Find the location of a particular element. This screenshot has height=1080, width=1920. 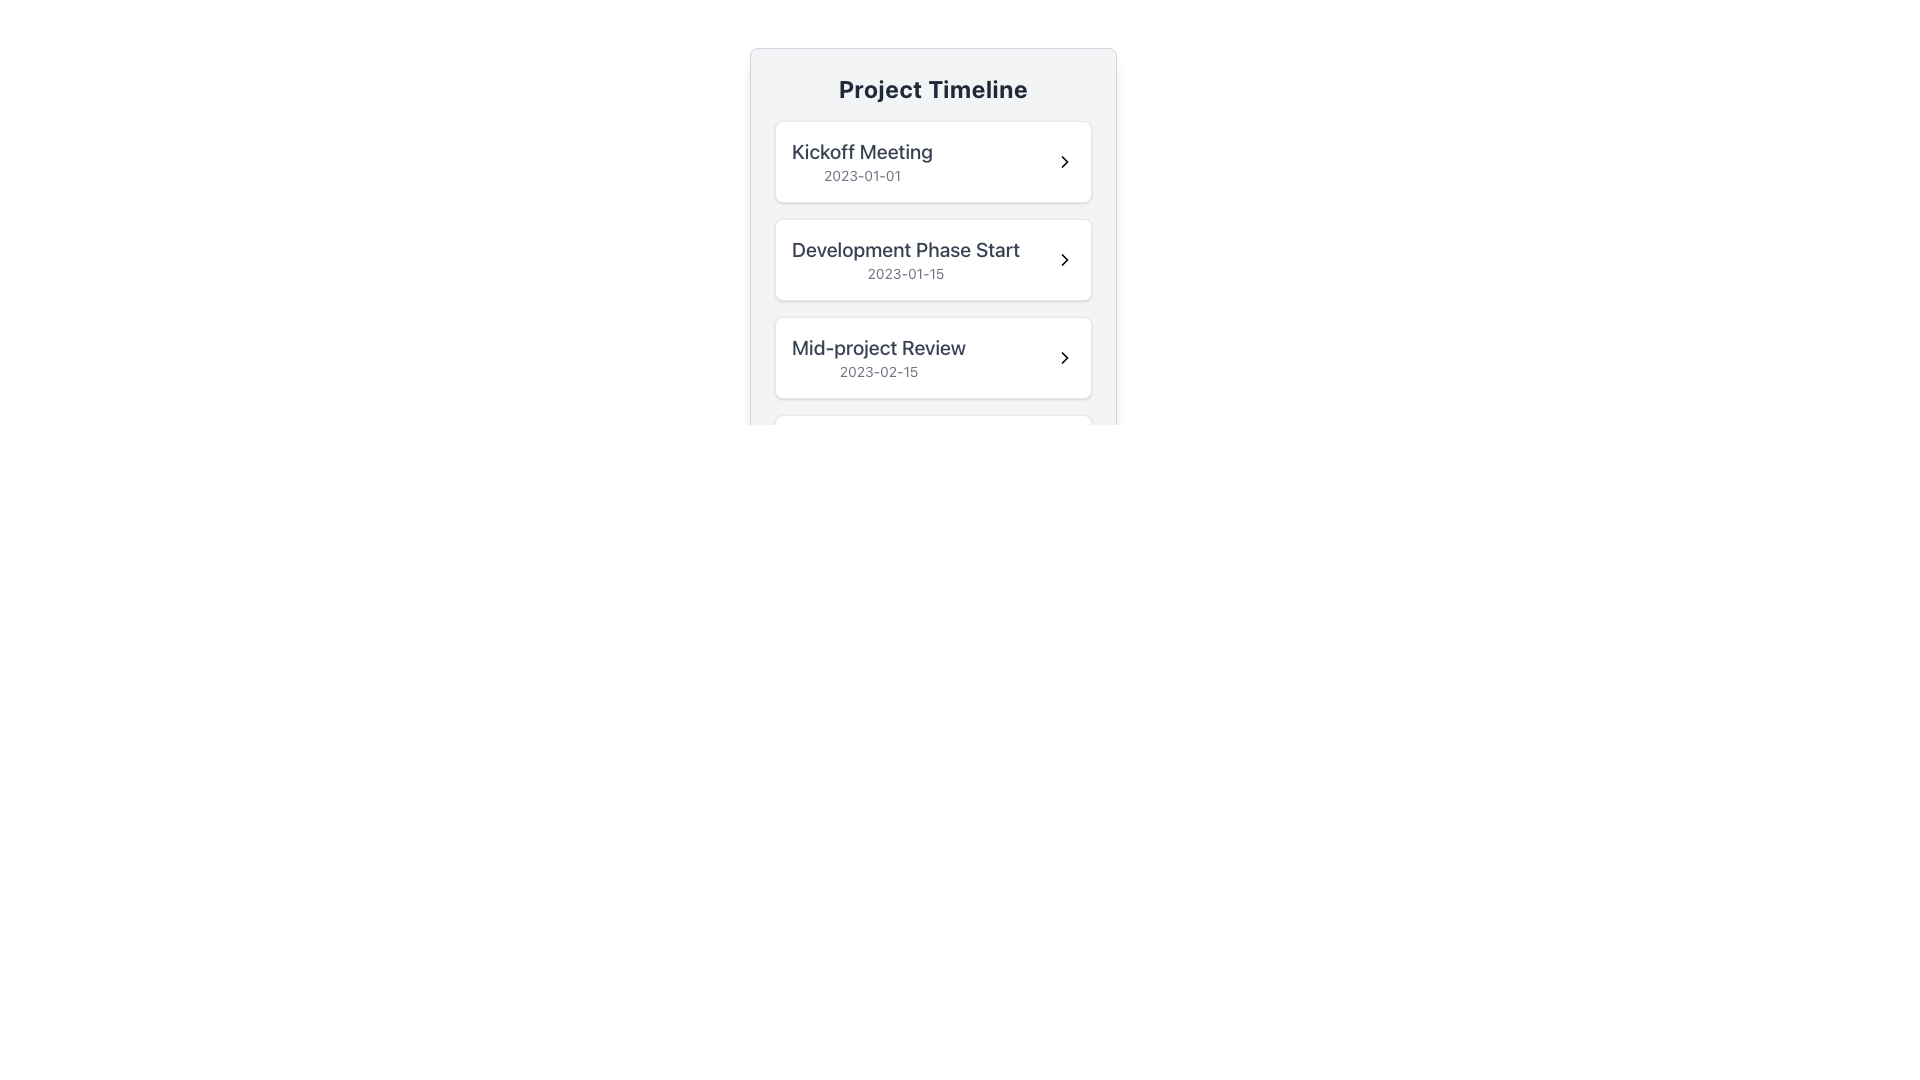

the arrow-shaped icon resembling a 'chevron right' symbol located at the extreme right of the card labeled 'Development Phase Start' with the date '2023-01-15' is located at coordinates (1064, 258).